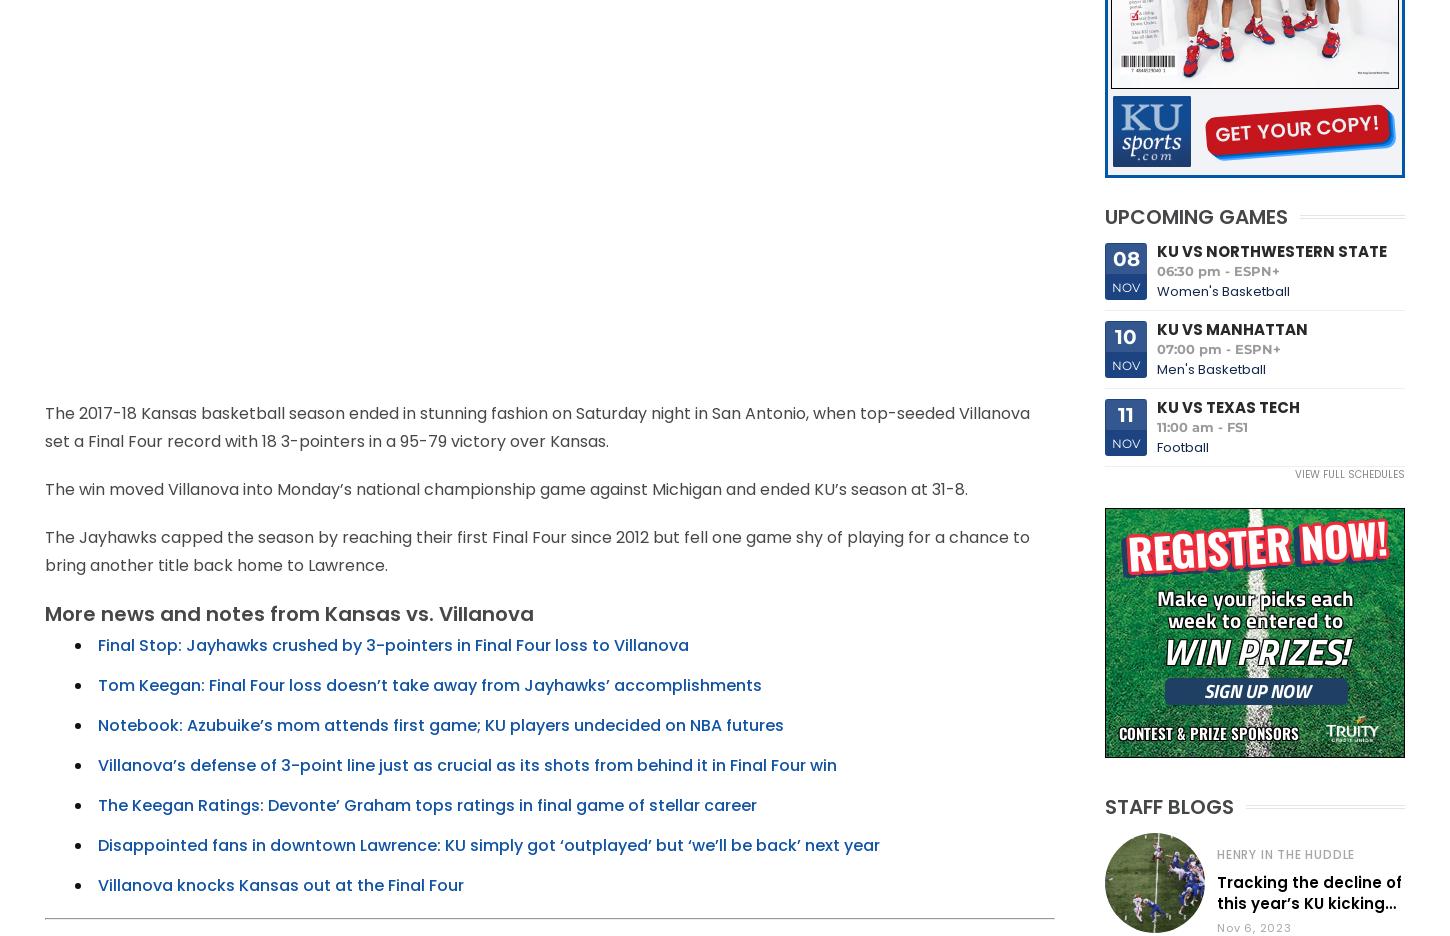  I want to click on 'The 2017-18 Kansas basketball season ended in stunning fashion on Saturday night in San Antonio, when top-seeded Villanova set a Final Four record with 18 3-pointers in a 95-79 victory over Kansas.', so click(44, 426).